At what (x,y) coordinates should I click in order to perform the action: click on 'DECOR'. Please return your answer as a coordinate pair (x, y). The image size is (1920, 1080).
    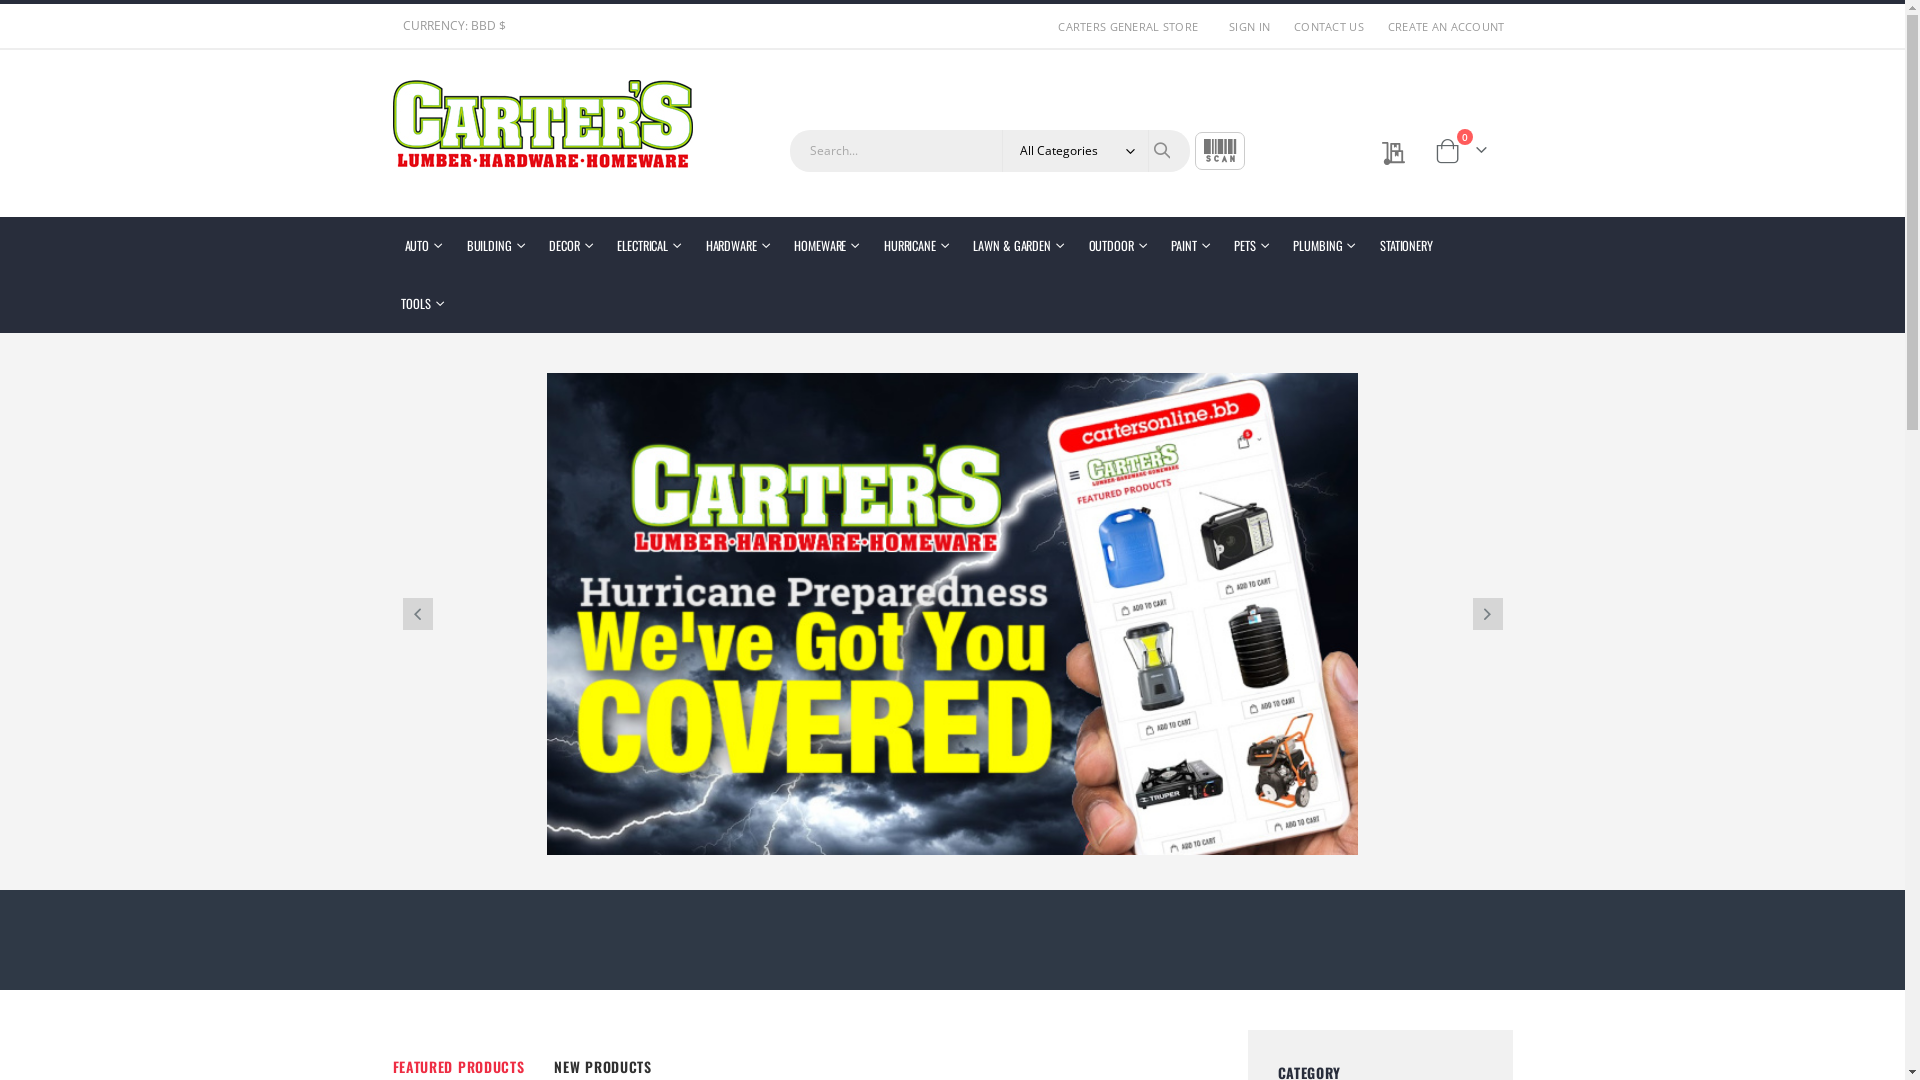
    Looking at the image, I should click on (569, 245).